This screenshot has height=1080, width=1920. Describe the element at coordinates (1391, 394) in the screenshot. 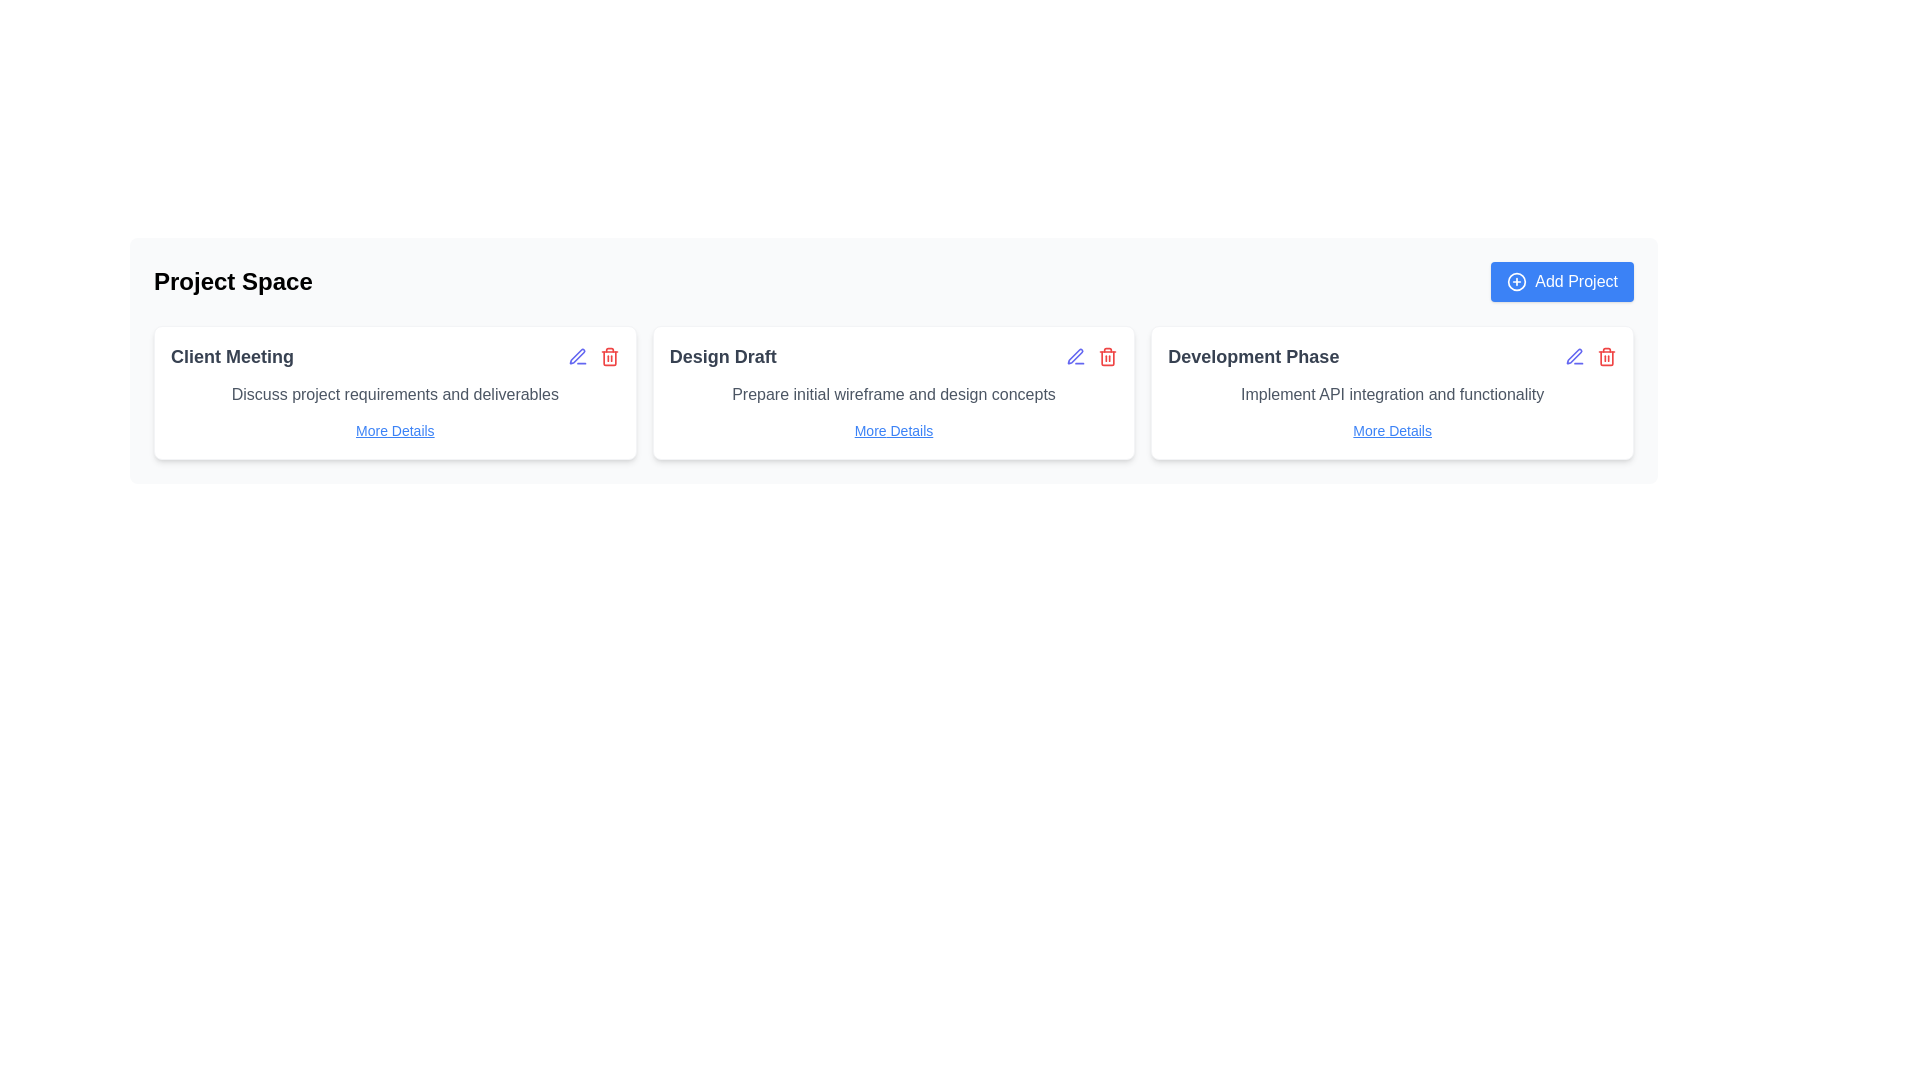

I see `the Text label indicating the 'Development Phase' functionality, which is centrally positioned within the third card, below the heading 'Development Phase' and above the 'More Details' link` at that location.